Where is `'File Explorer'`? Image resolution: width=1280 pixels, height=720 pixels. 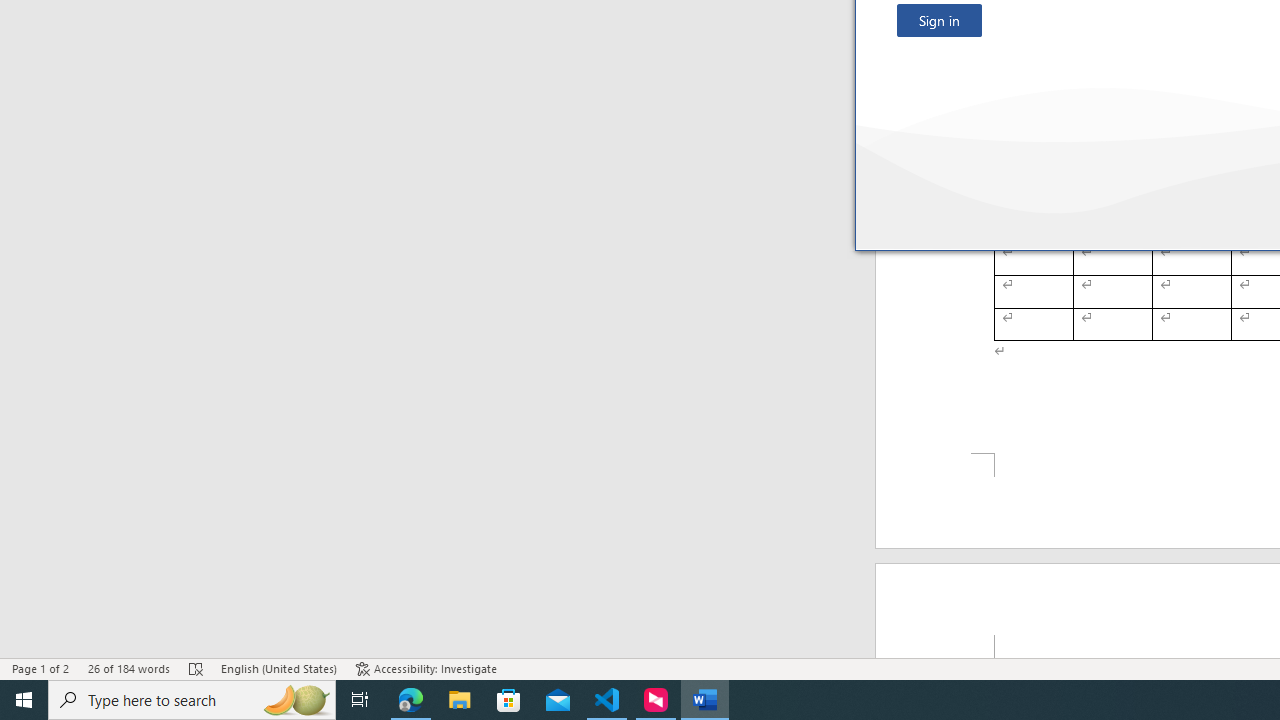
'File Explorer' is located at coordinates (459, 698).